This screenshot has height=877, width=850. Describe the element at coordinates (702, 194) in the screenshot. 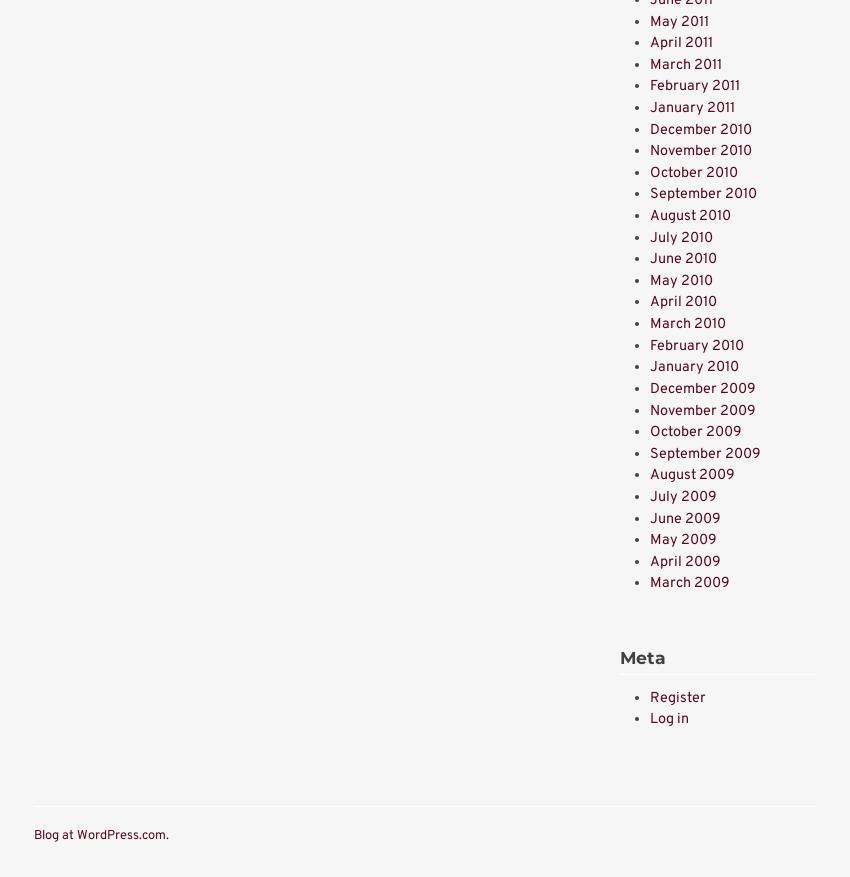

I see `'September 2010'` at that location.